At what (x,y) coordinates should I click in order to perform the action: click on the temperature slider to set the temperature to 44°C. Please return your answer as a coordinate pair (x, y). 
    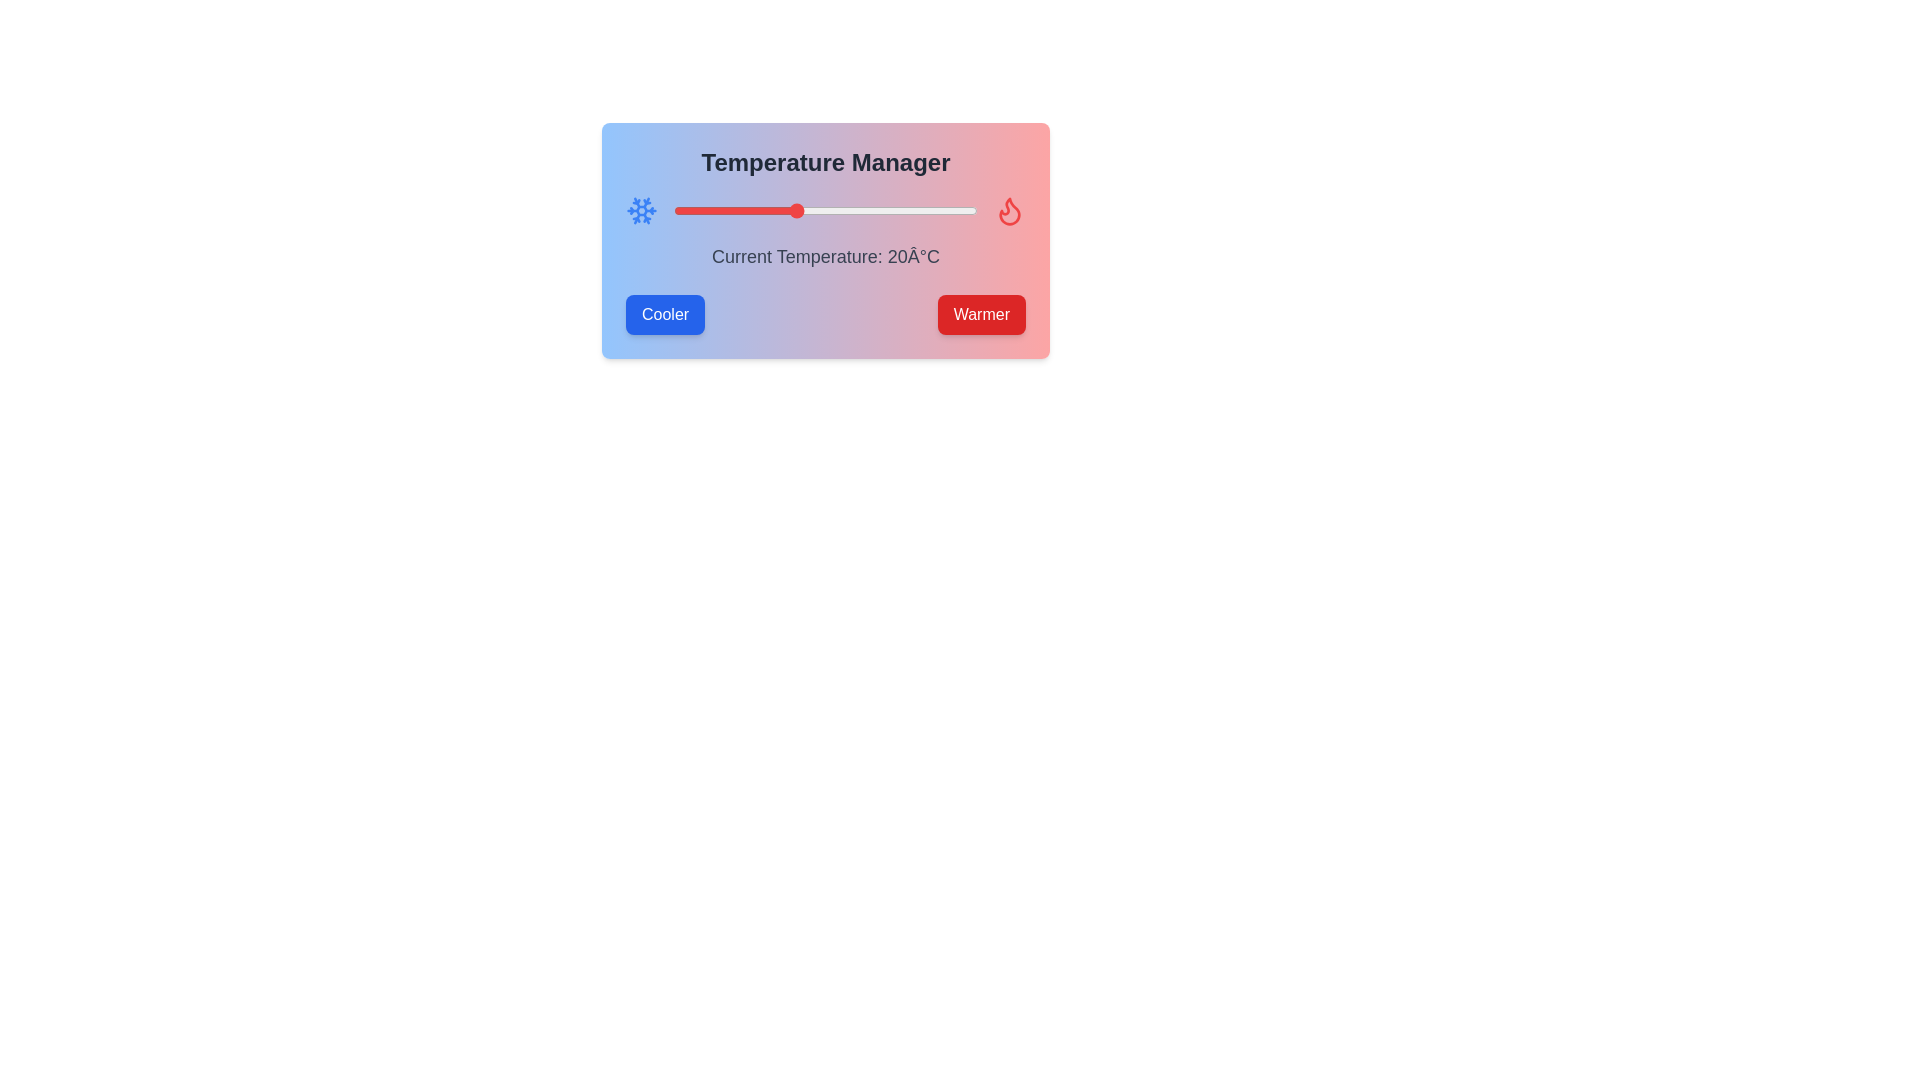
    Looking at the image, I should click on (940, 211).